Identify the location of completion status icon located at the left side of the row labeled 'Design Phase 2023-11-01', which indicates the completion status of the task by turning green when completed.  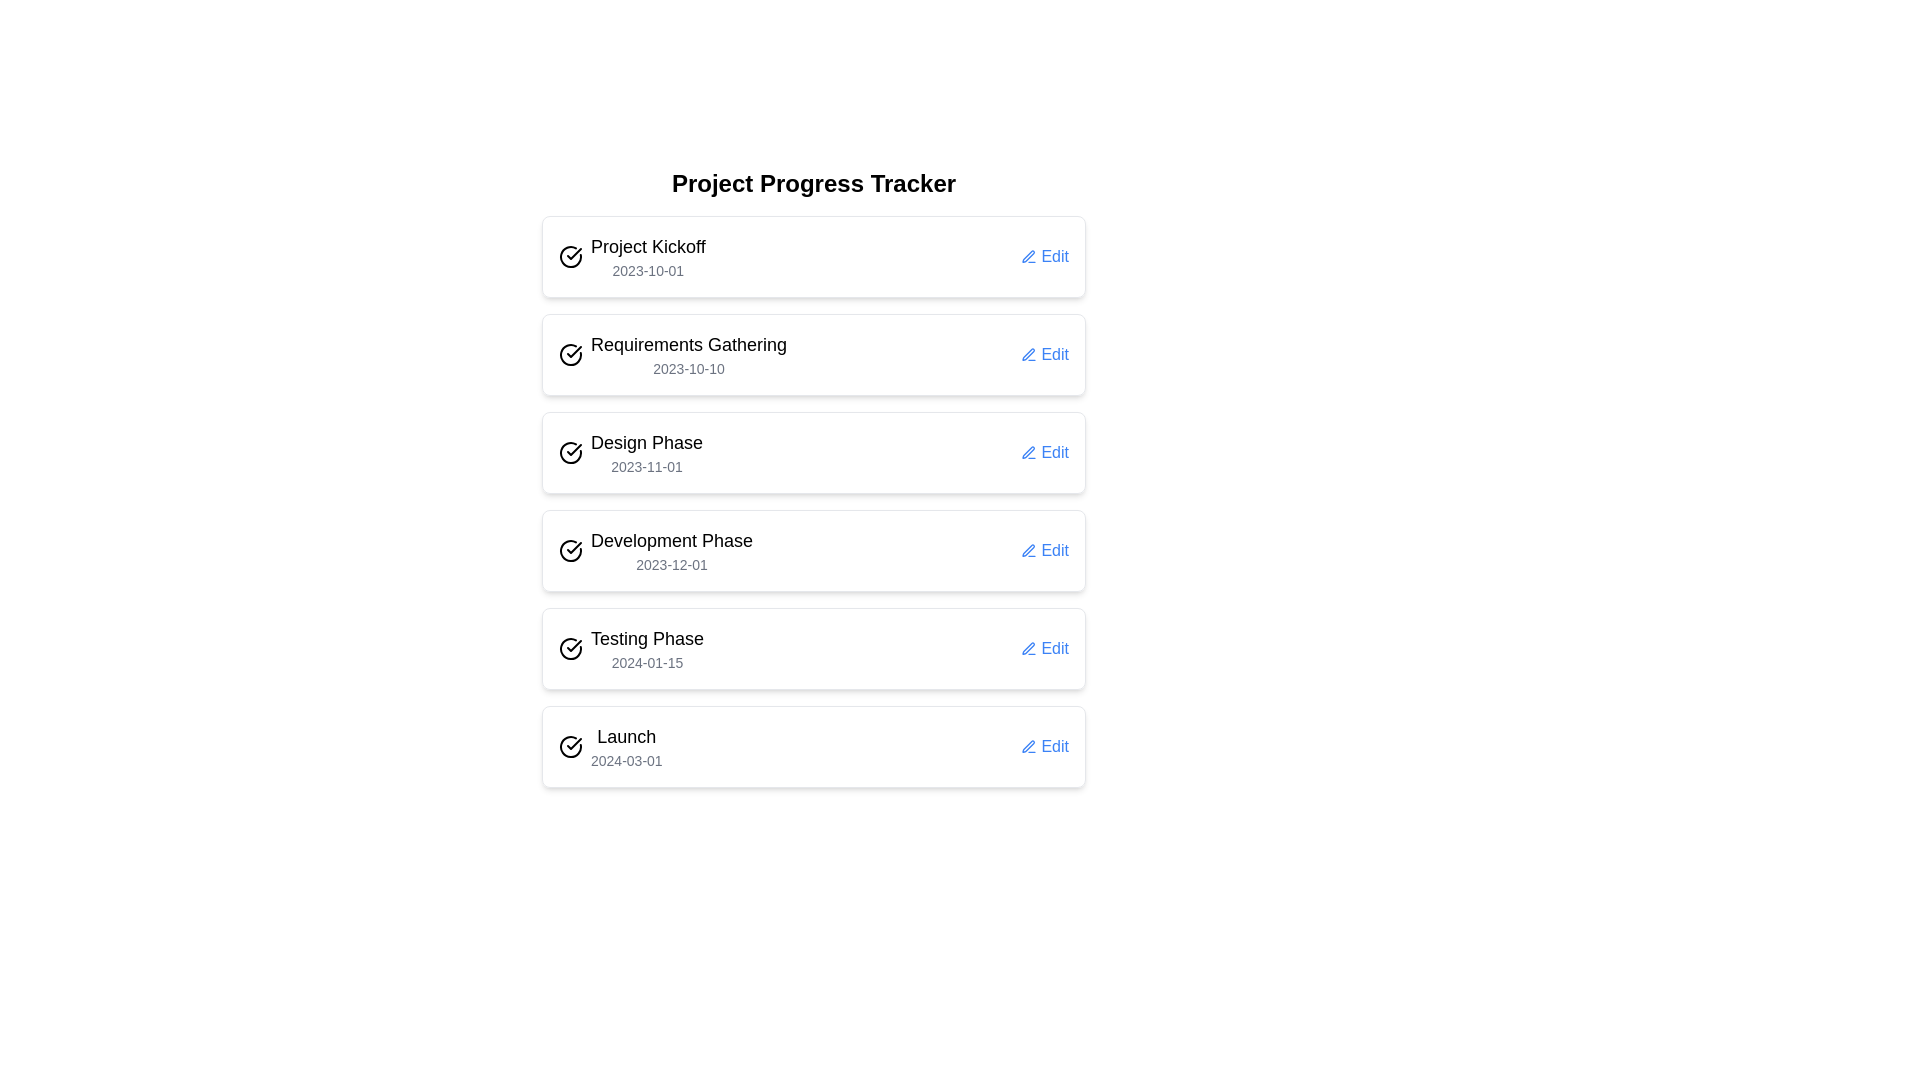
(570, 452).